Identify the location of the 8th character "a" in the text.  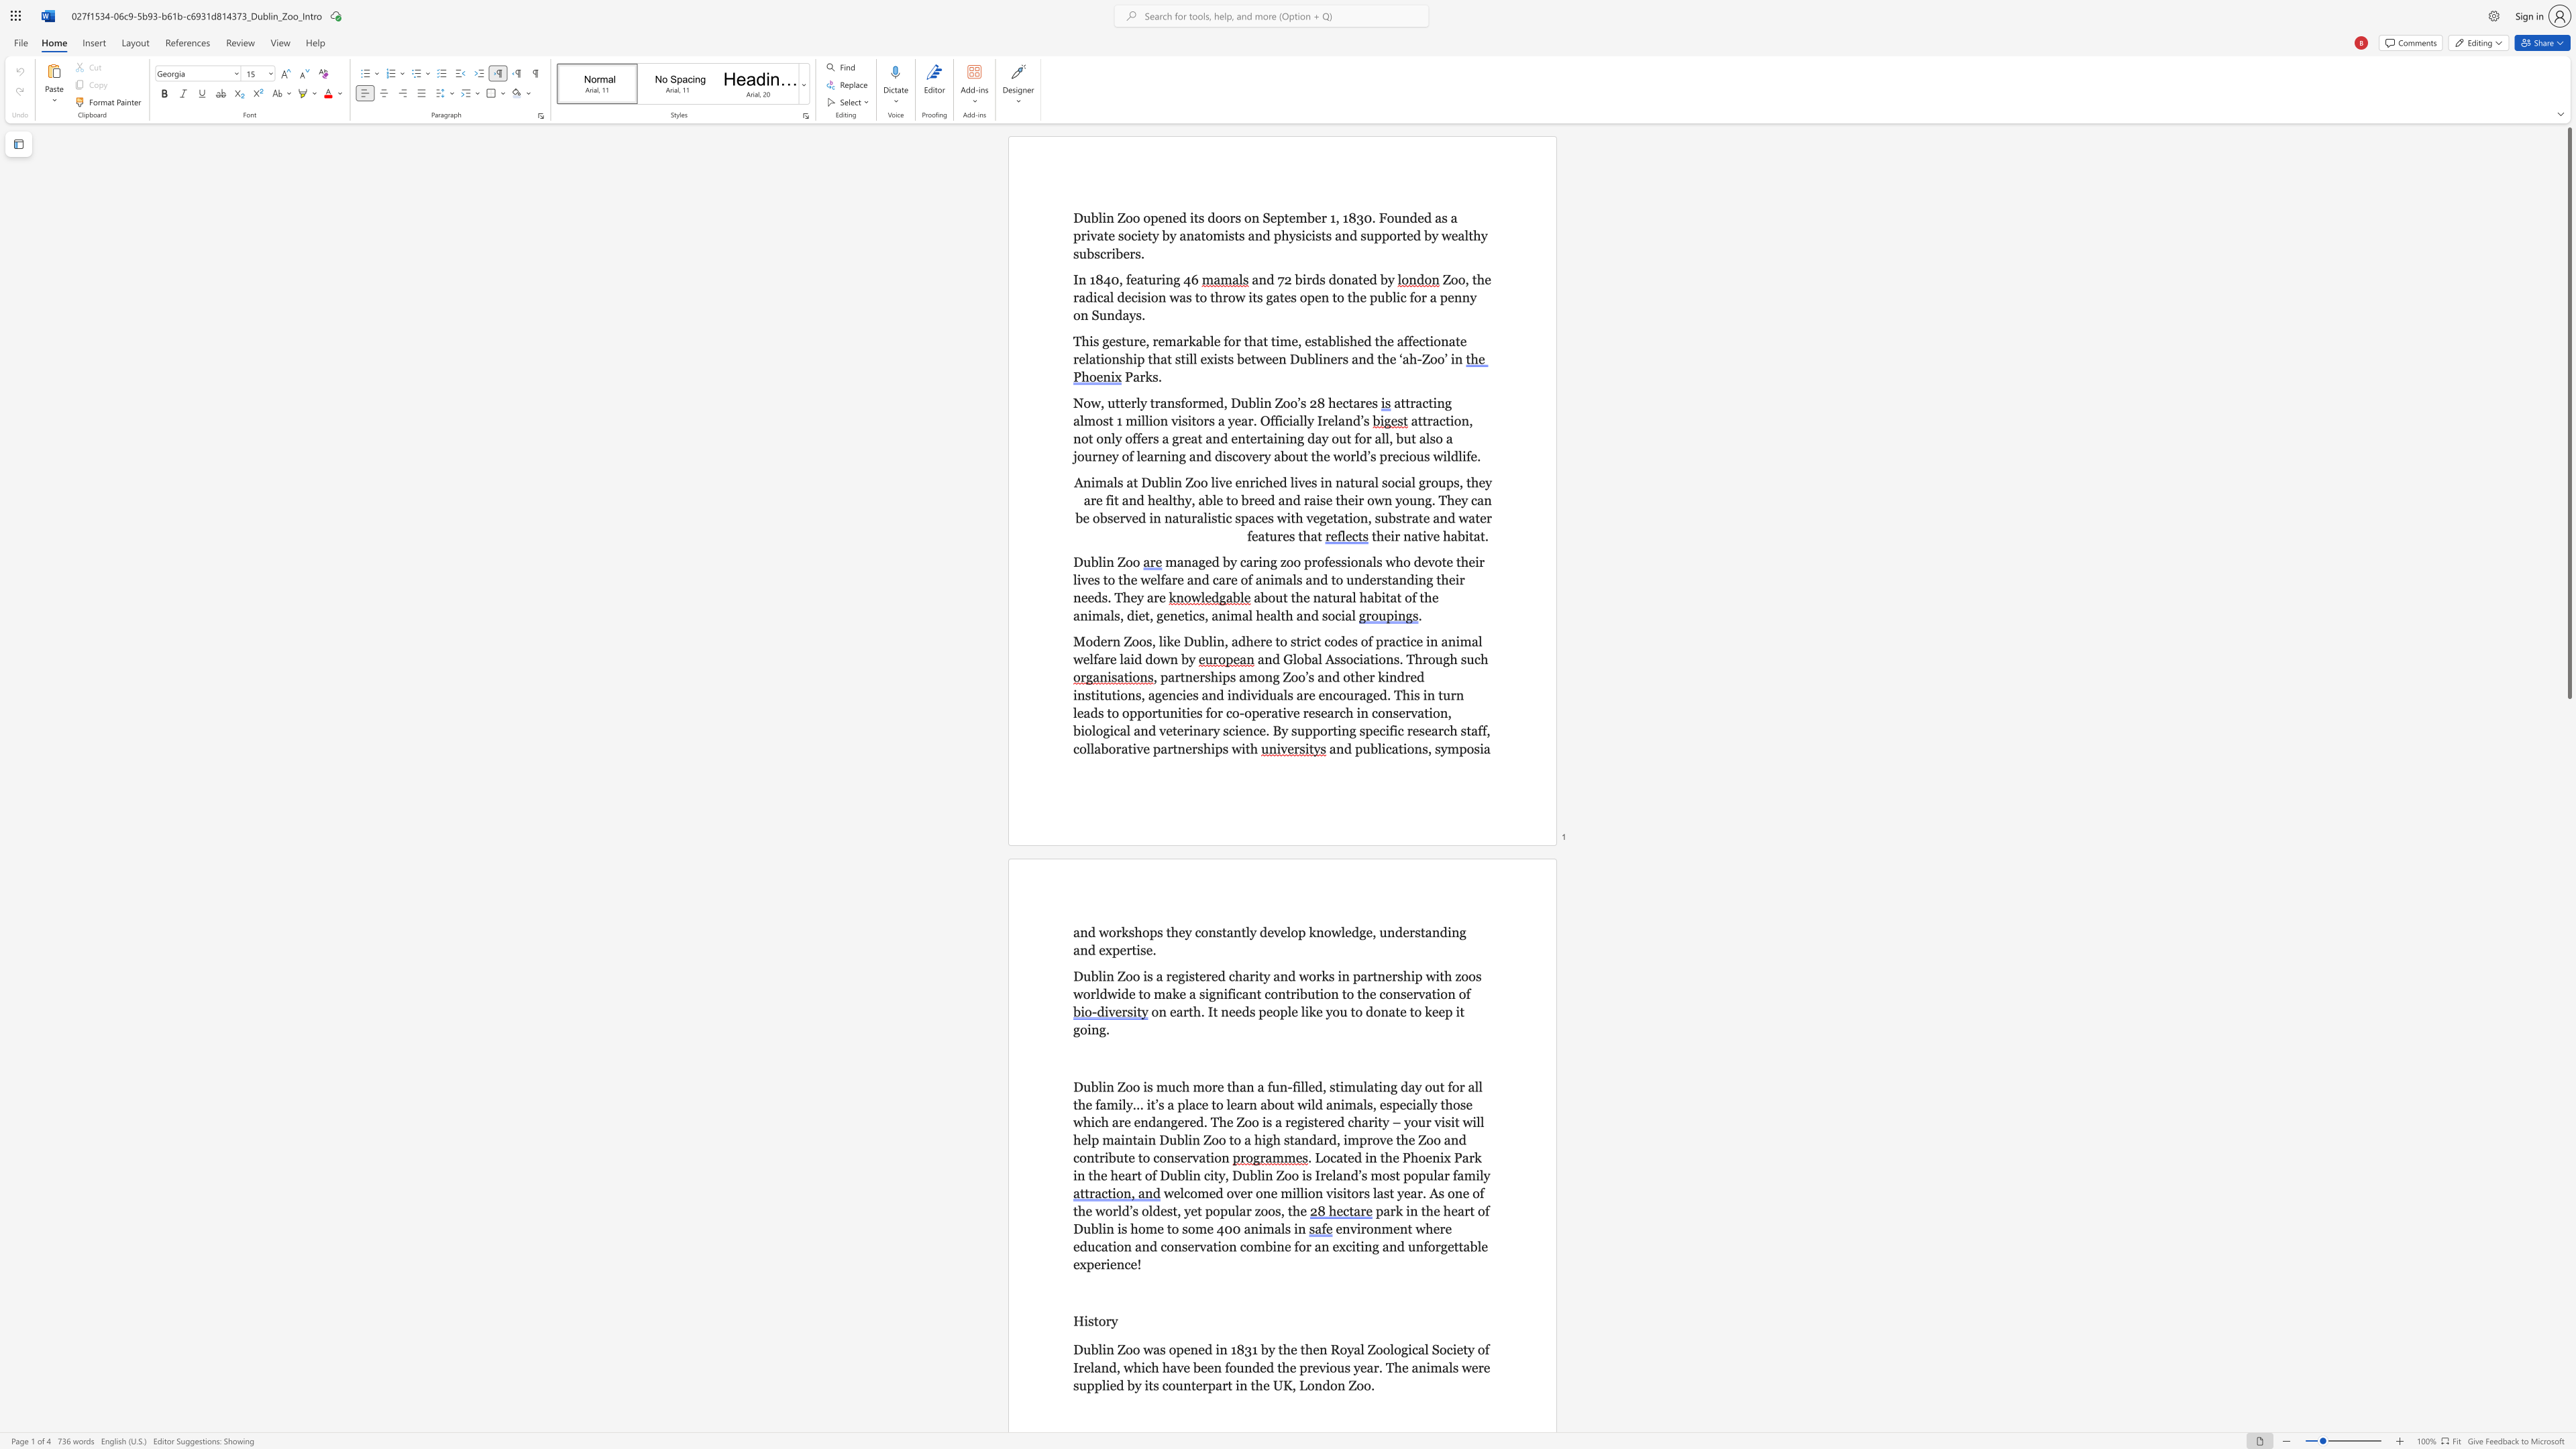
(1164, 500).